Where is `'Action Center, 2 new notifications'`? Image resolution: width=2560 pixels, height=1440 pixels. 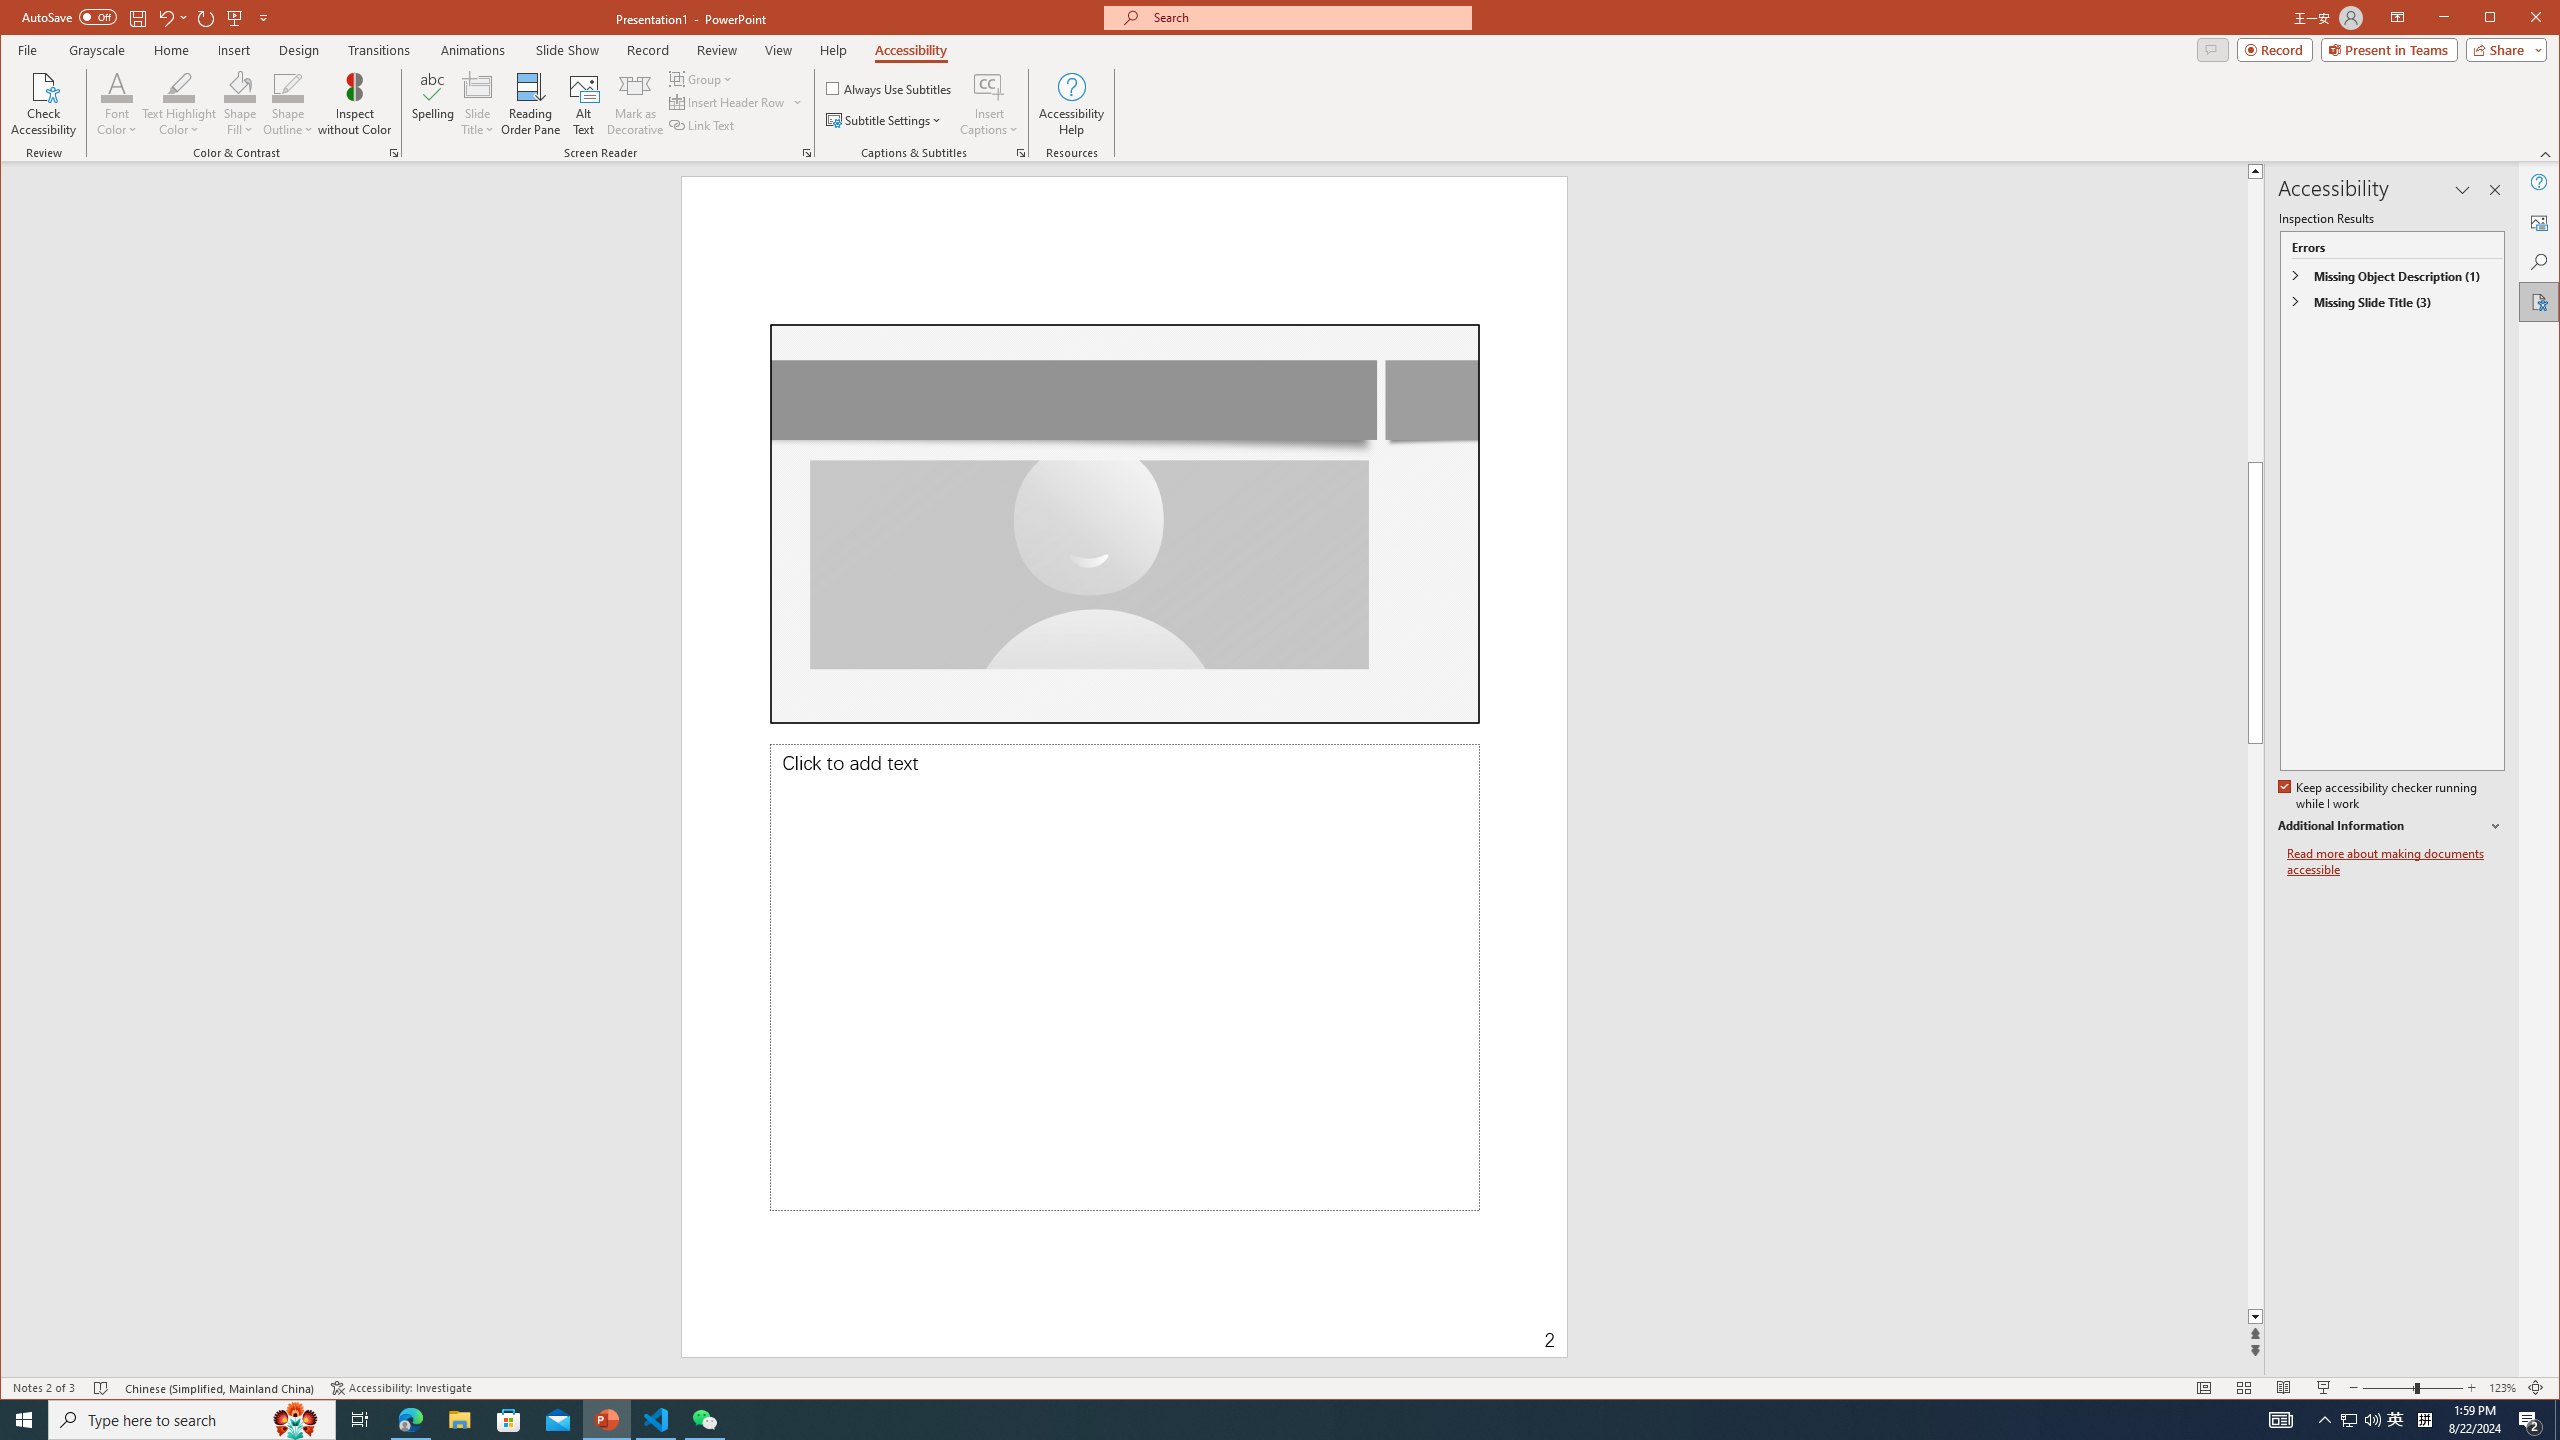
'Action Center, 2 new notifications' is located at coordinates (2530, 1418).